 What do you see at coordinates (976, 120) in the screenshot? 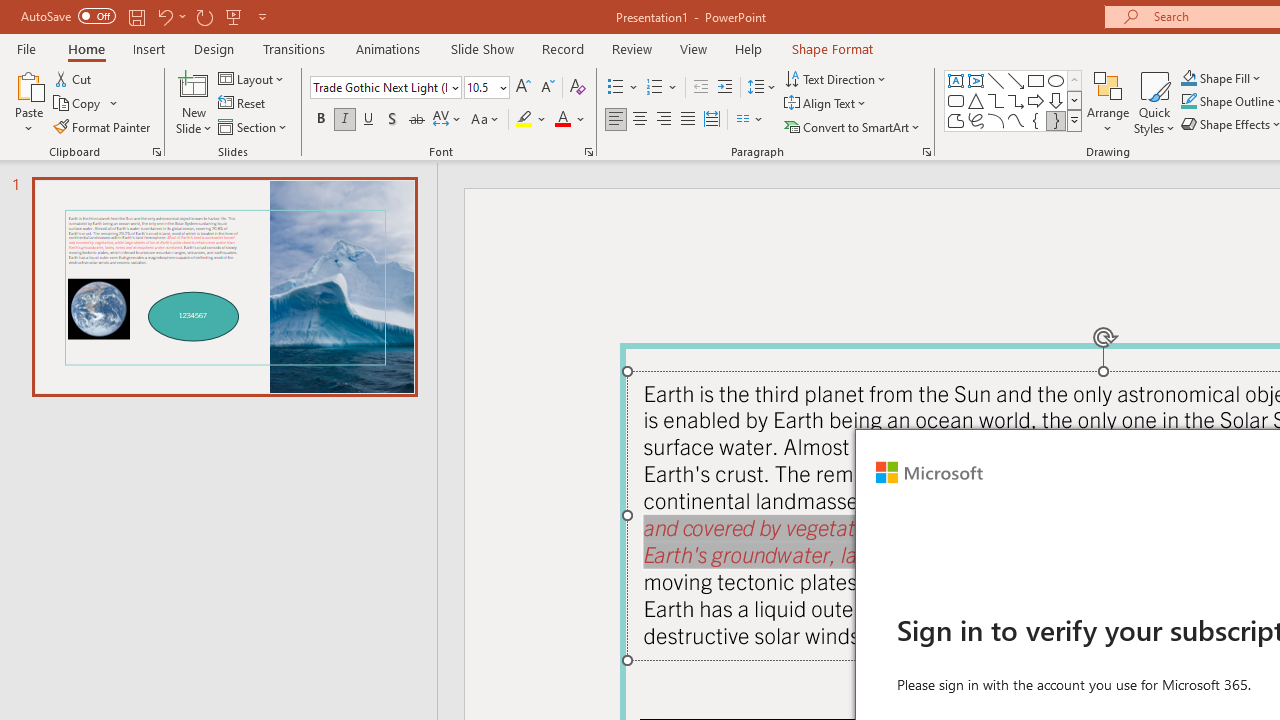
I see `'Freeform: Scribble'` at bounding box center [976, 120].